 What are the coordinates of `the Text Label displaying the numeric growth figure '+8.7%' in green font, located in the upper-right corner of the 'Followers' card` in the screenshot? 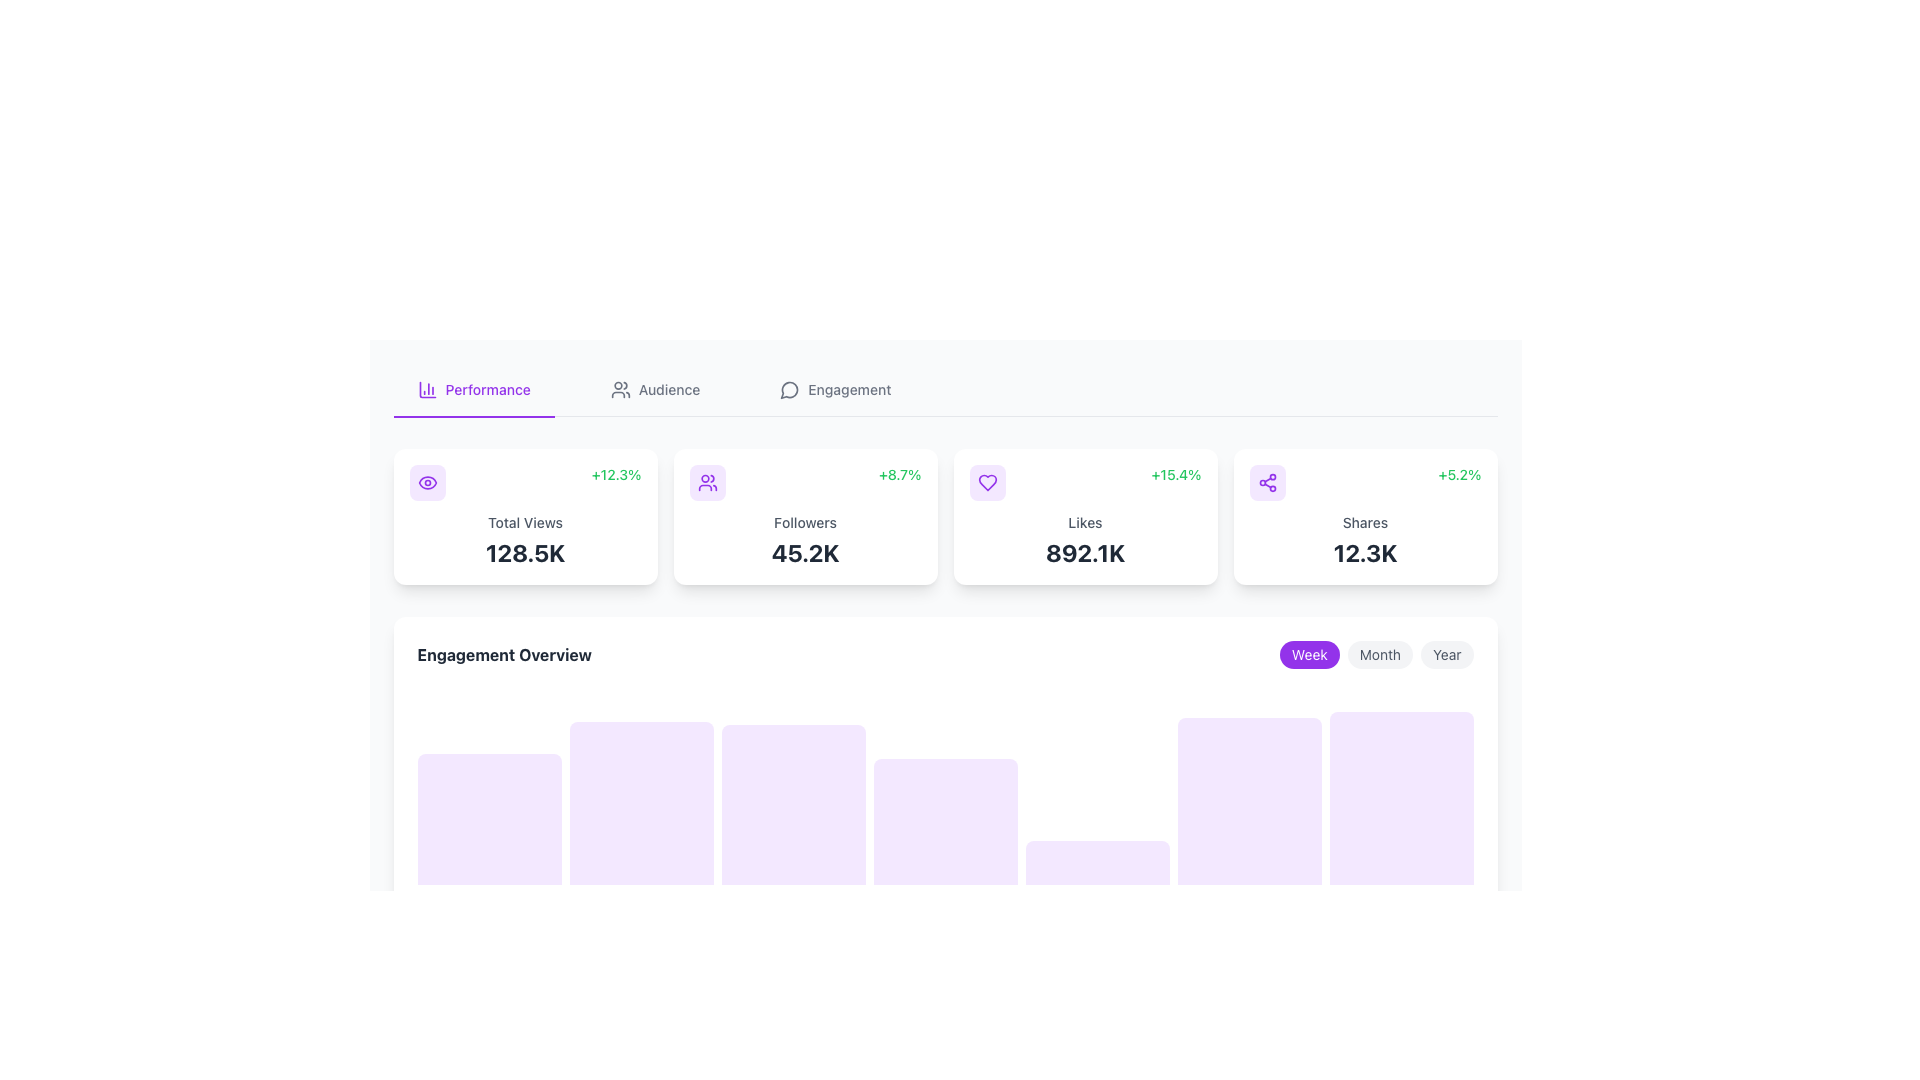 It's located at (899, 474).